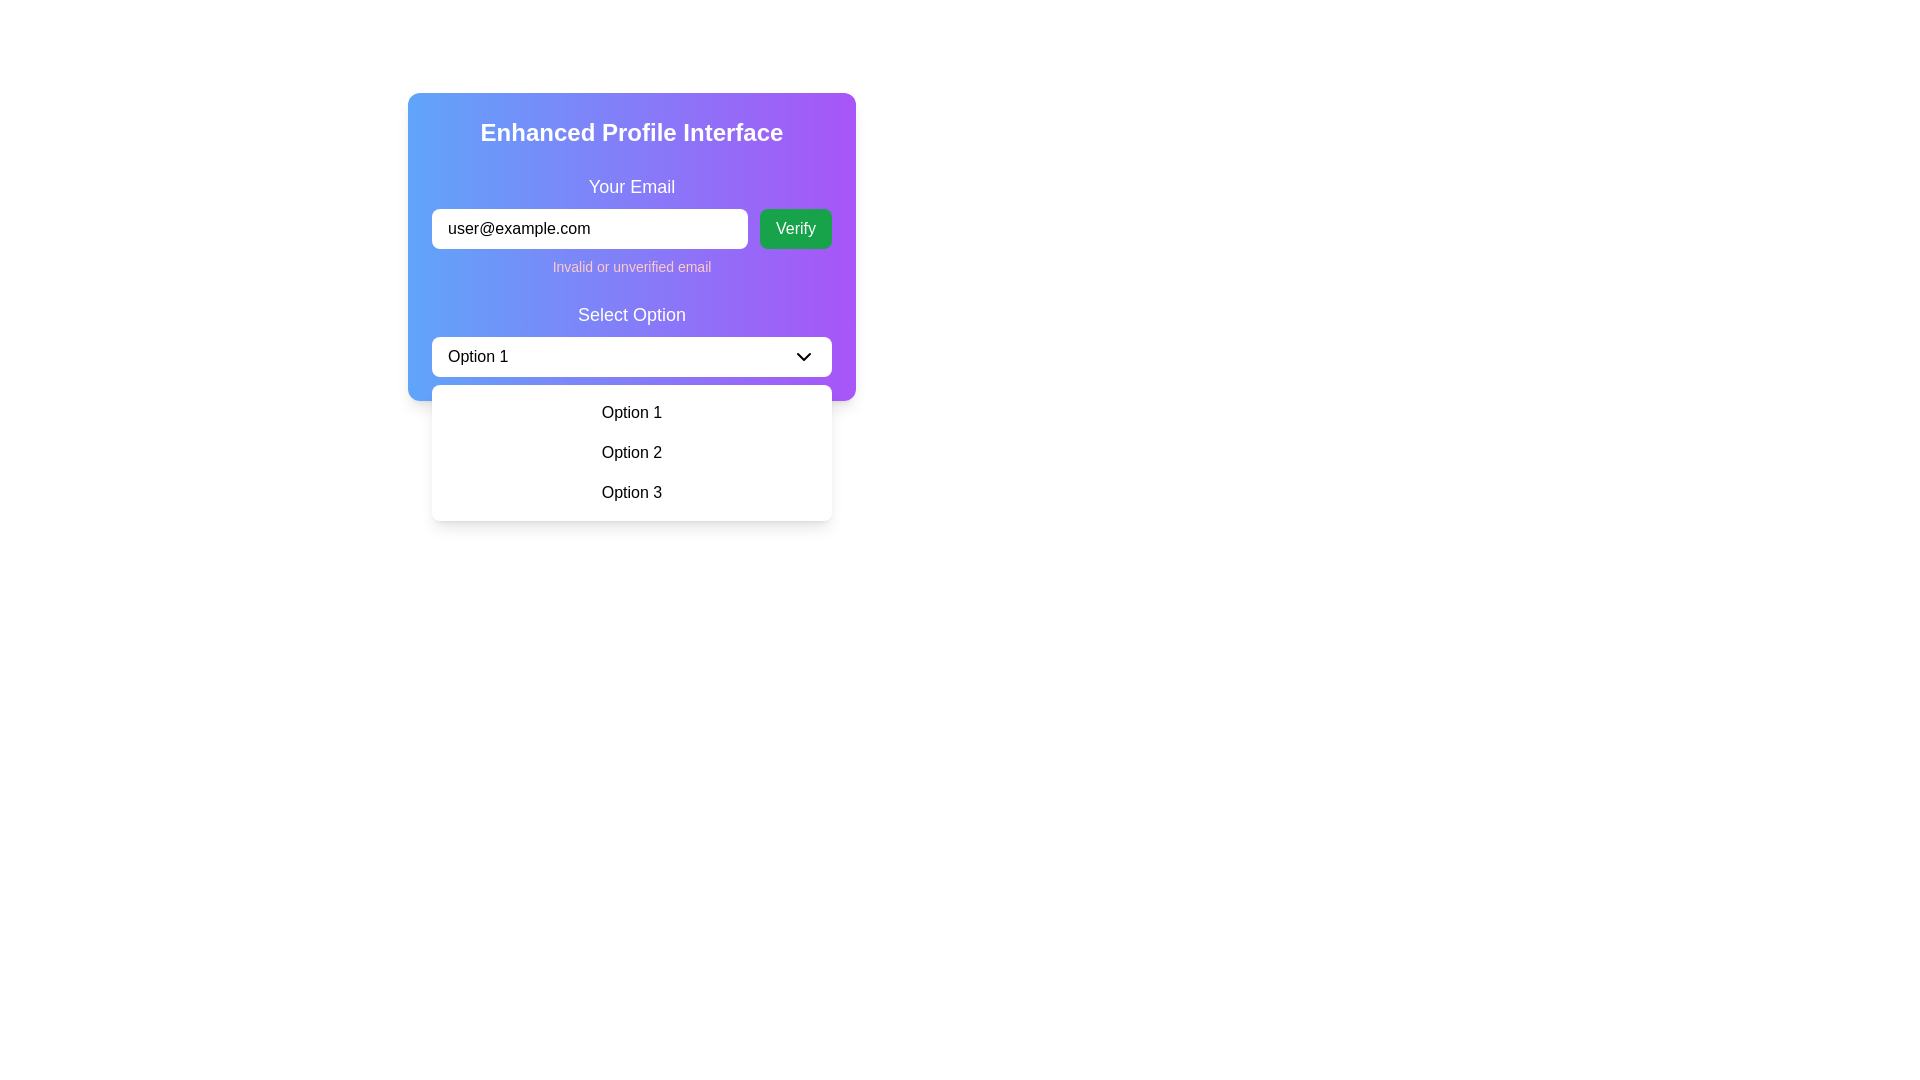 This screenshot has height=1080, width=1920. Describe the element at coordinates (631, 132) in the screenshot. I see `the static text label displaying 'Enhanced Profile Interface', which is styled in a large, bold font and located at the top of the interface` at that location.